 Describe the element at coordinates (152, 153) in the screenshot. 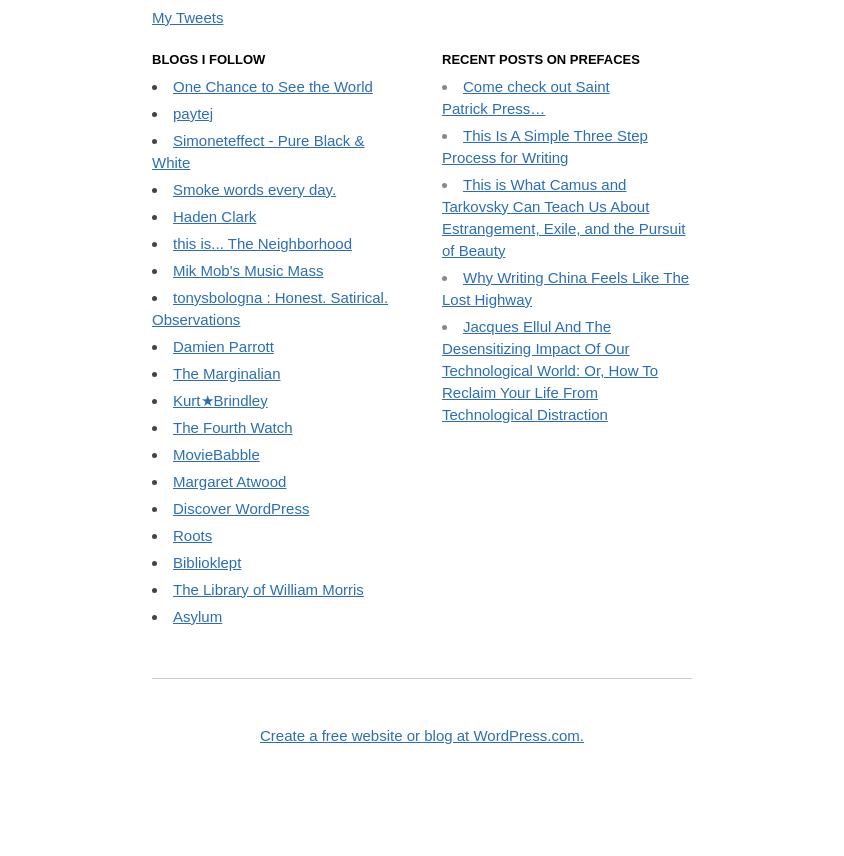

I see `'Follow me on Twitter'` at that location.